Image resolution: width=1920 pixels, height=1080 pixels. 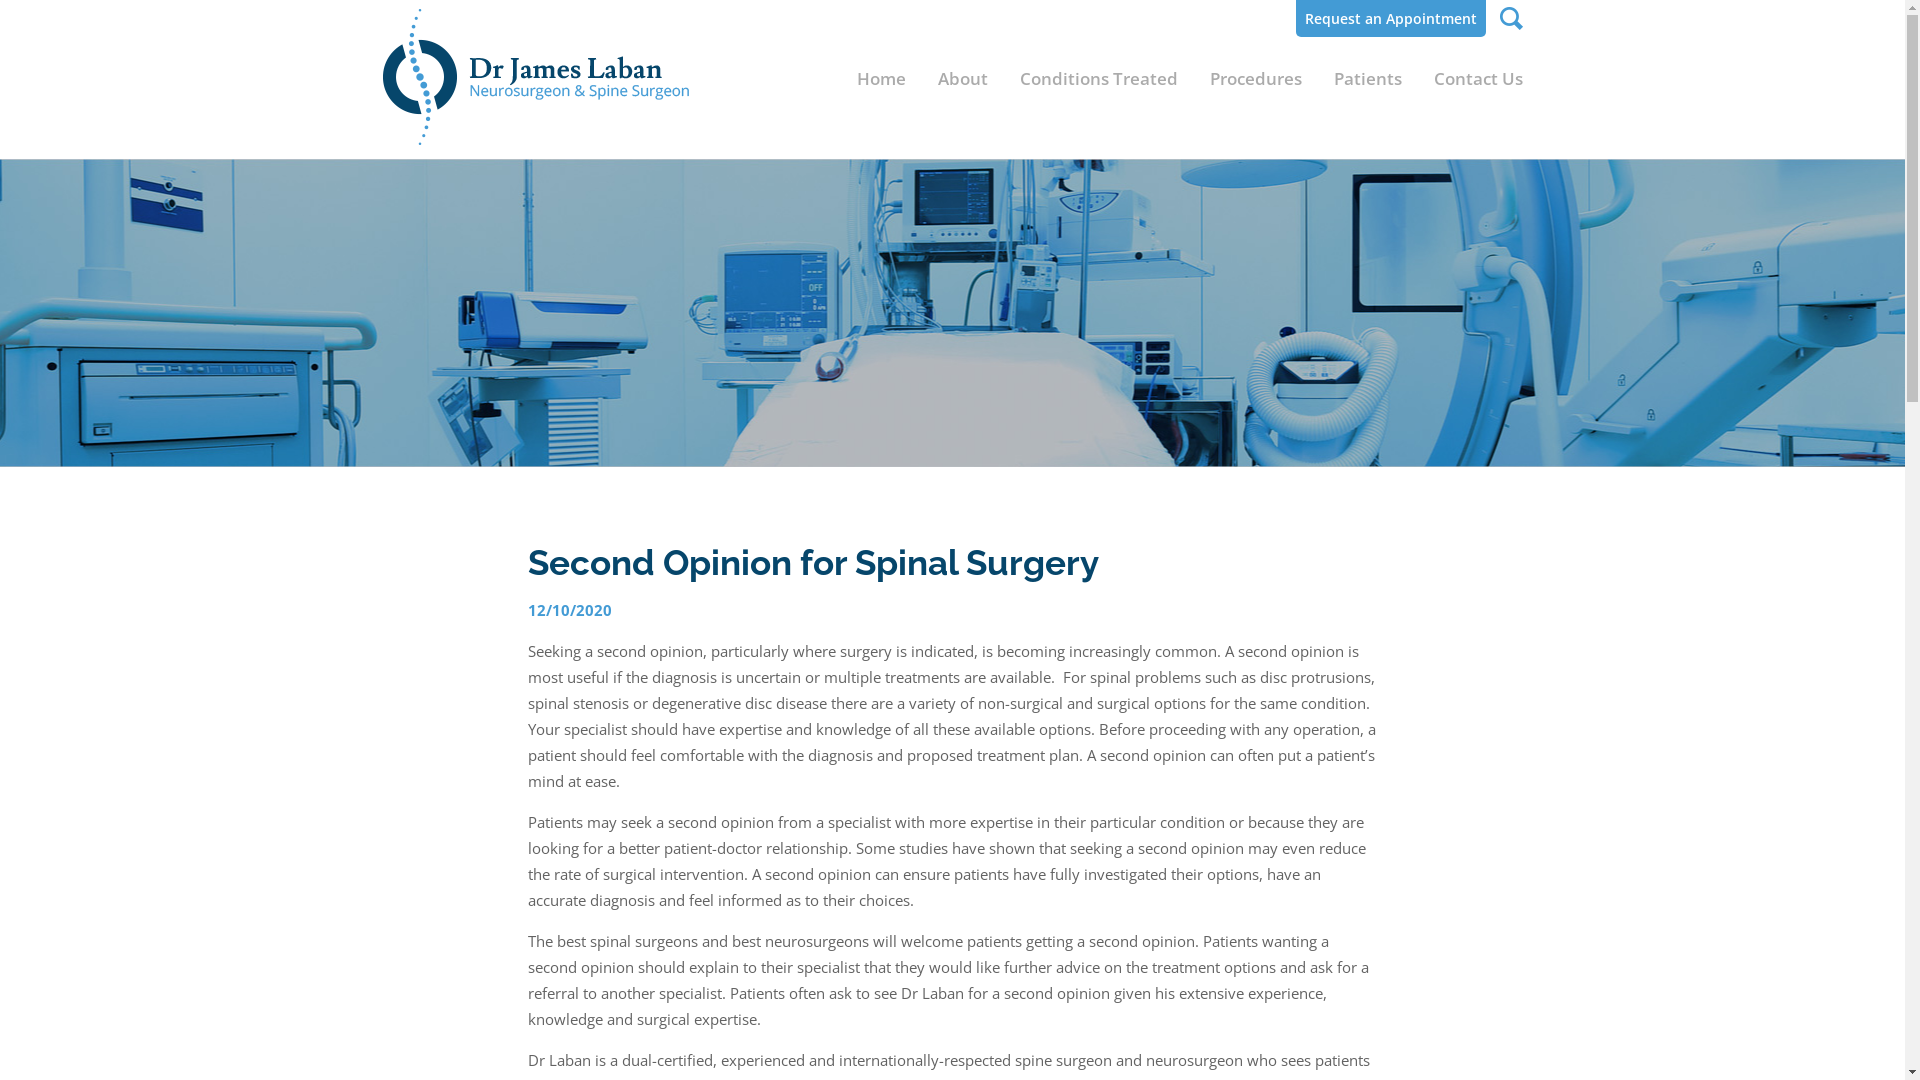 I want to click on 'Home', so click(x=887, y=77).